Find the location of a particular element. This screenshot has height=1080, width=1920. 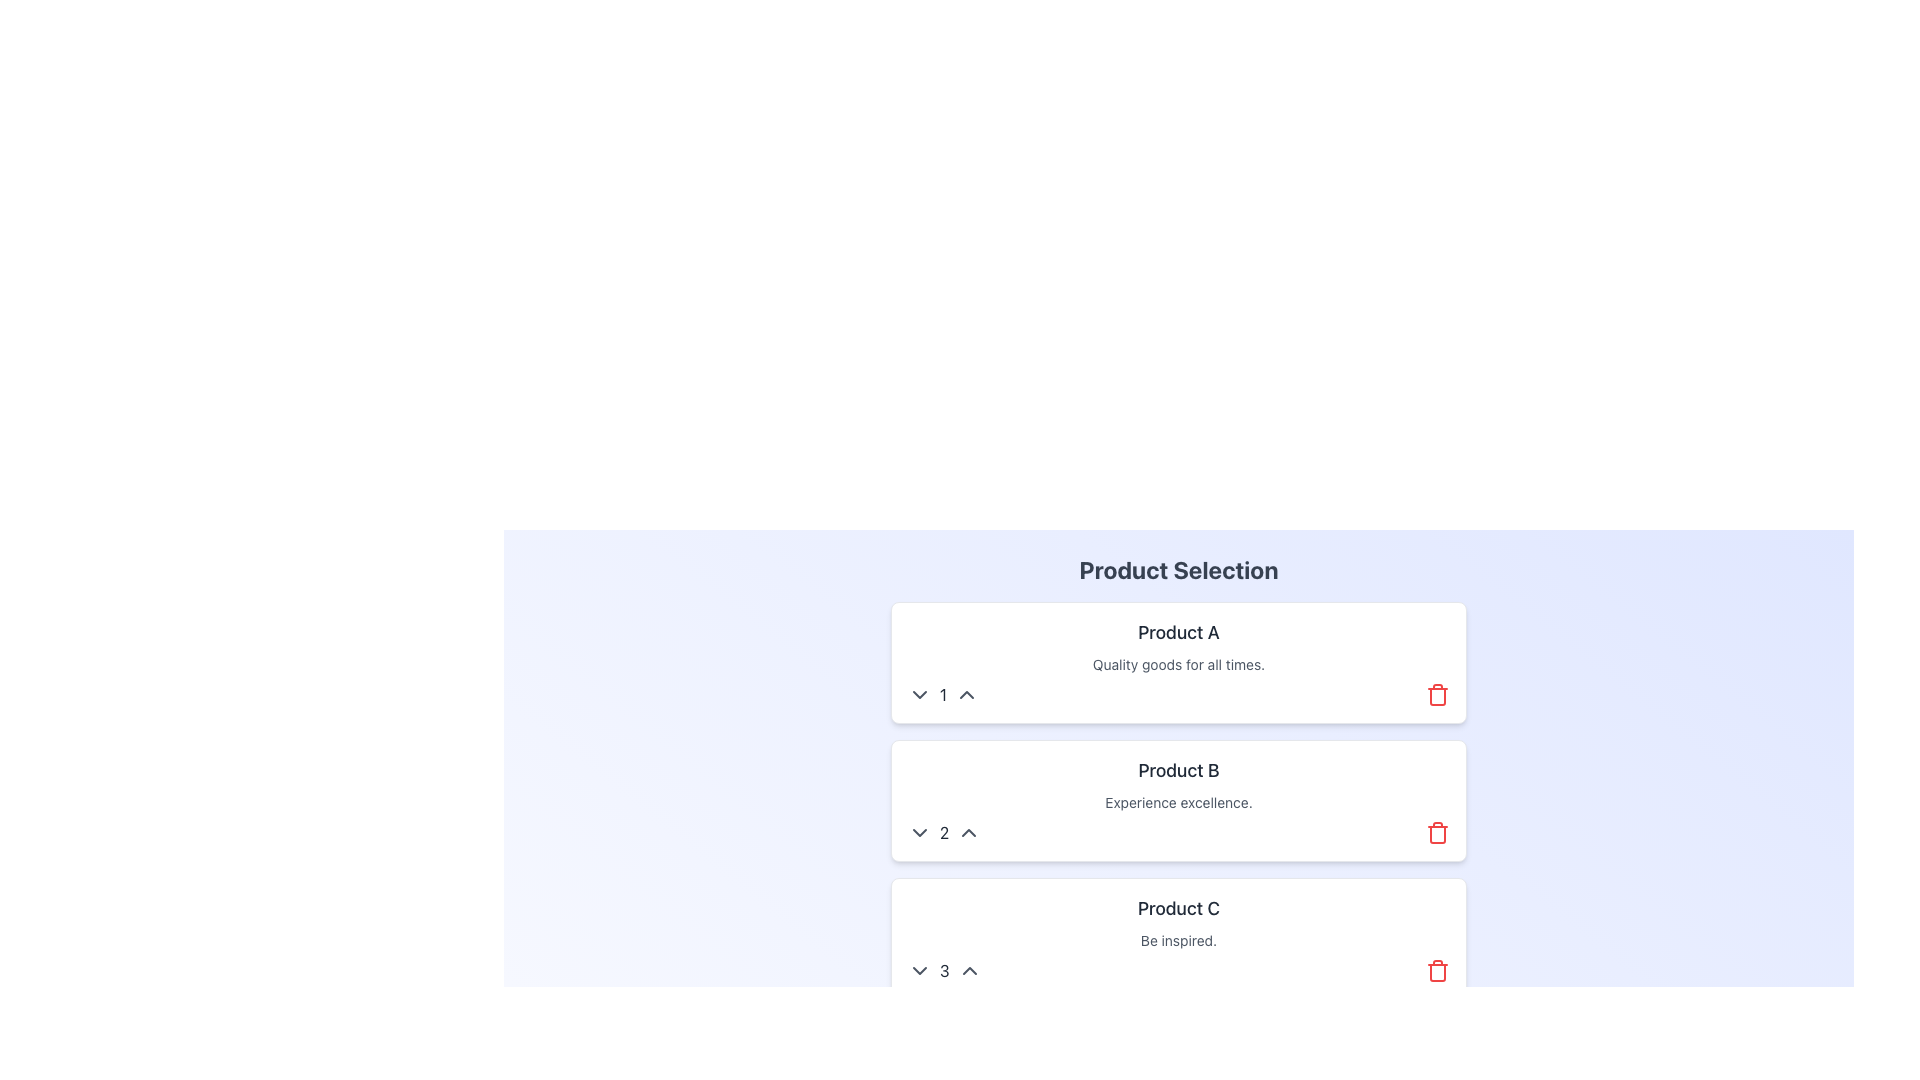

the upward-pointing chevron button styled with a thin stroke and sharp design, located at the far-right bottom of the 'Product C' card is located at coordinates (969, 970).